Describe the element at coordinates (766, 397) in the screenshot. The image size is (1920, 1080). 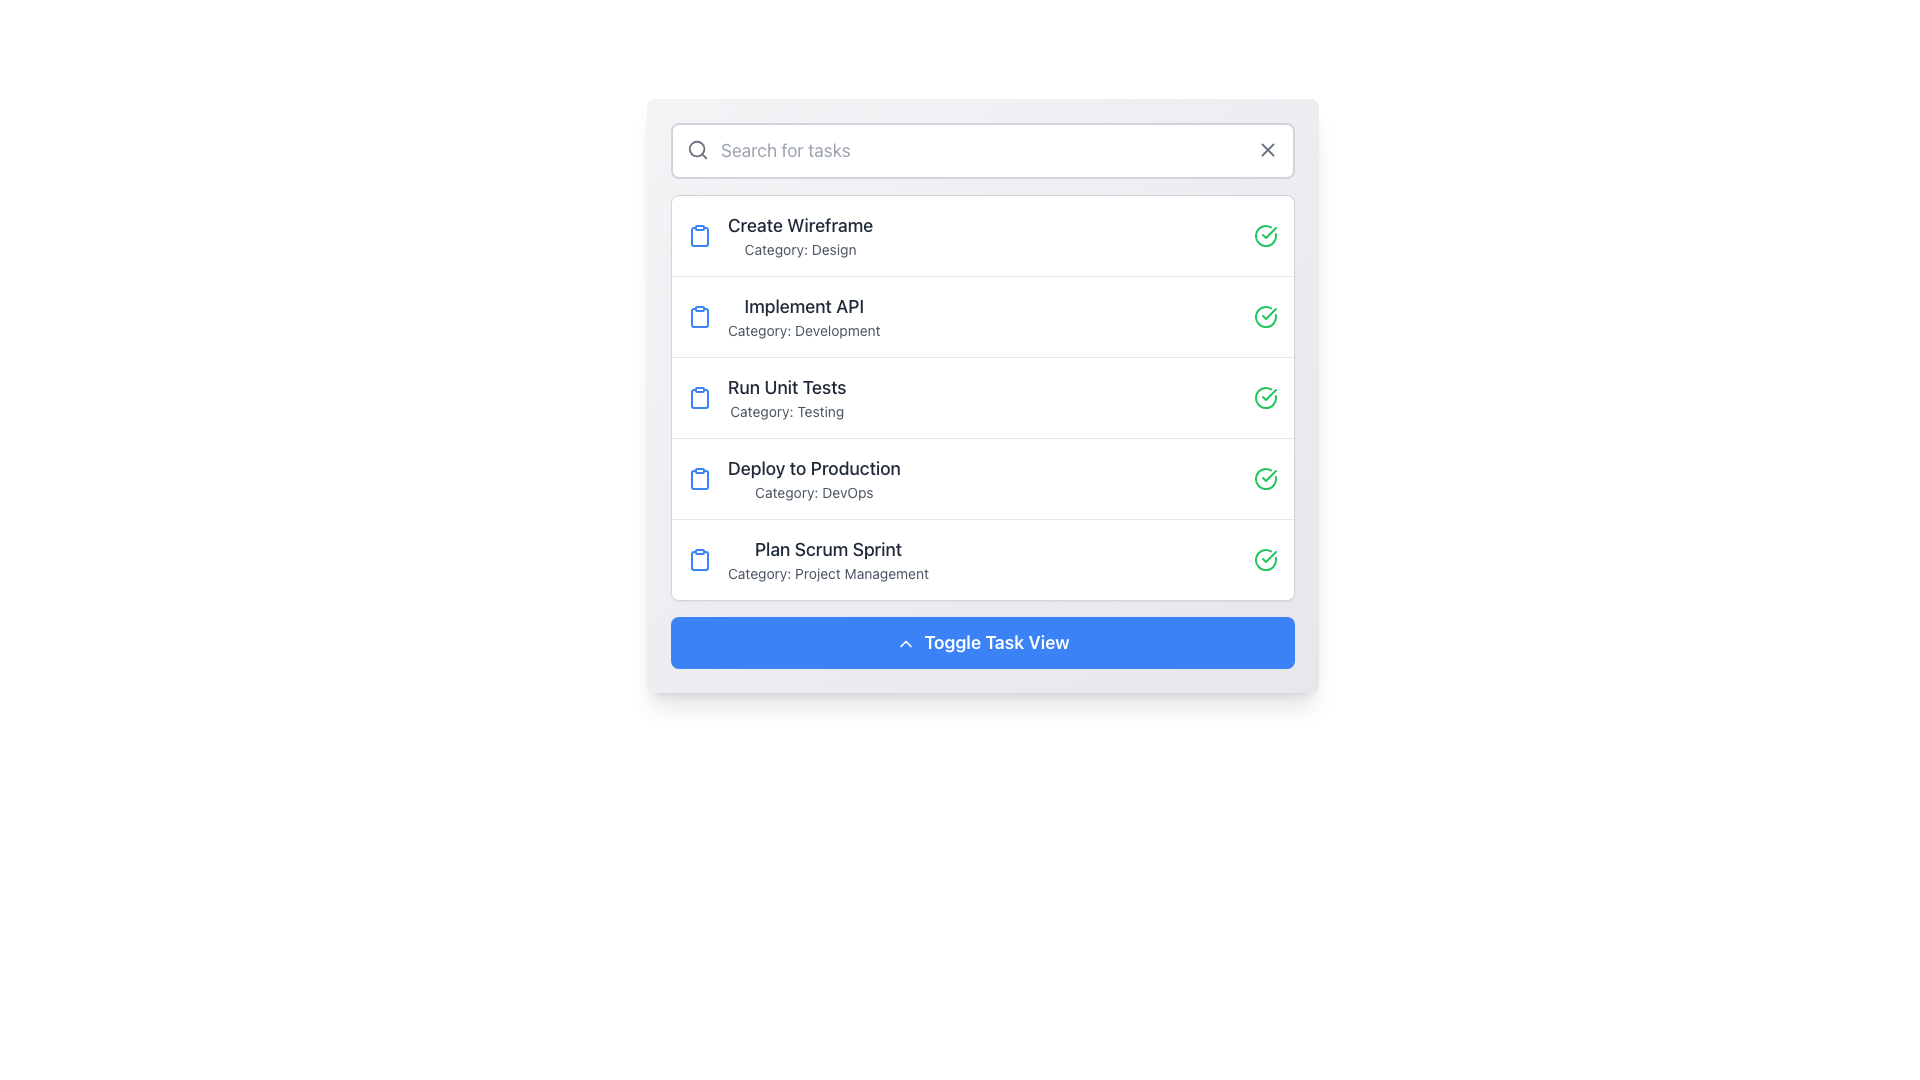
I see `the List Item element that displays 'Run Unit Tests' with a blue clipboard icon, which is the third item in the task list` at that location.